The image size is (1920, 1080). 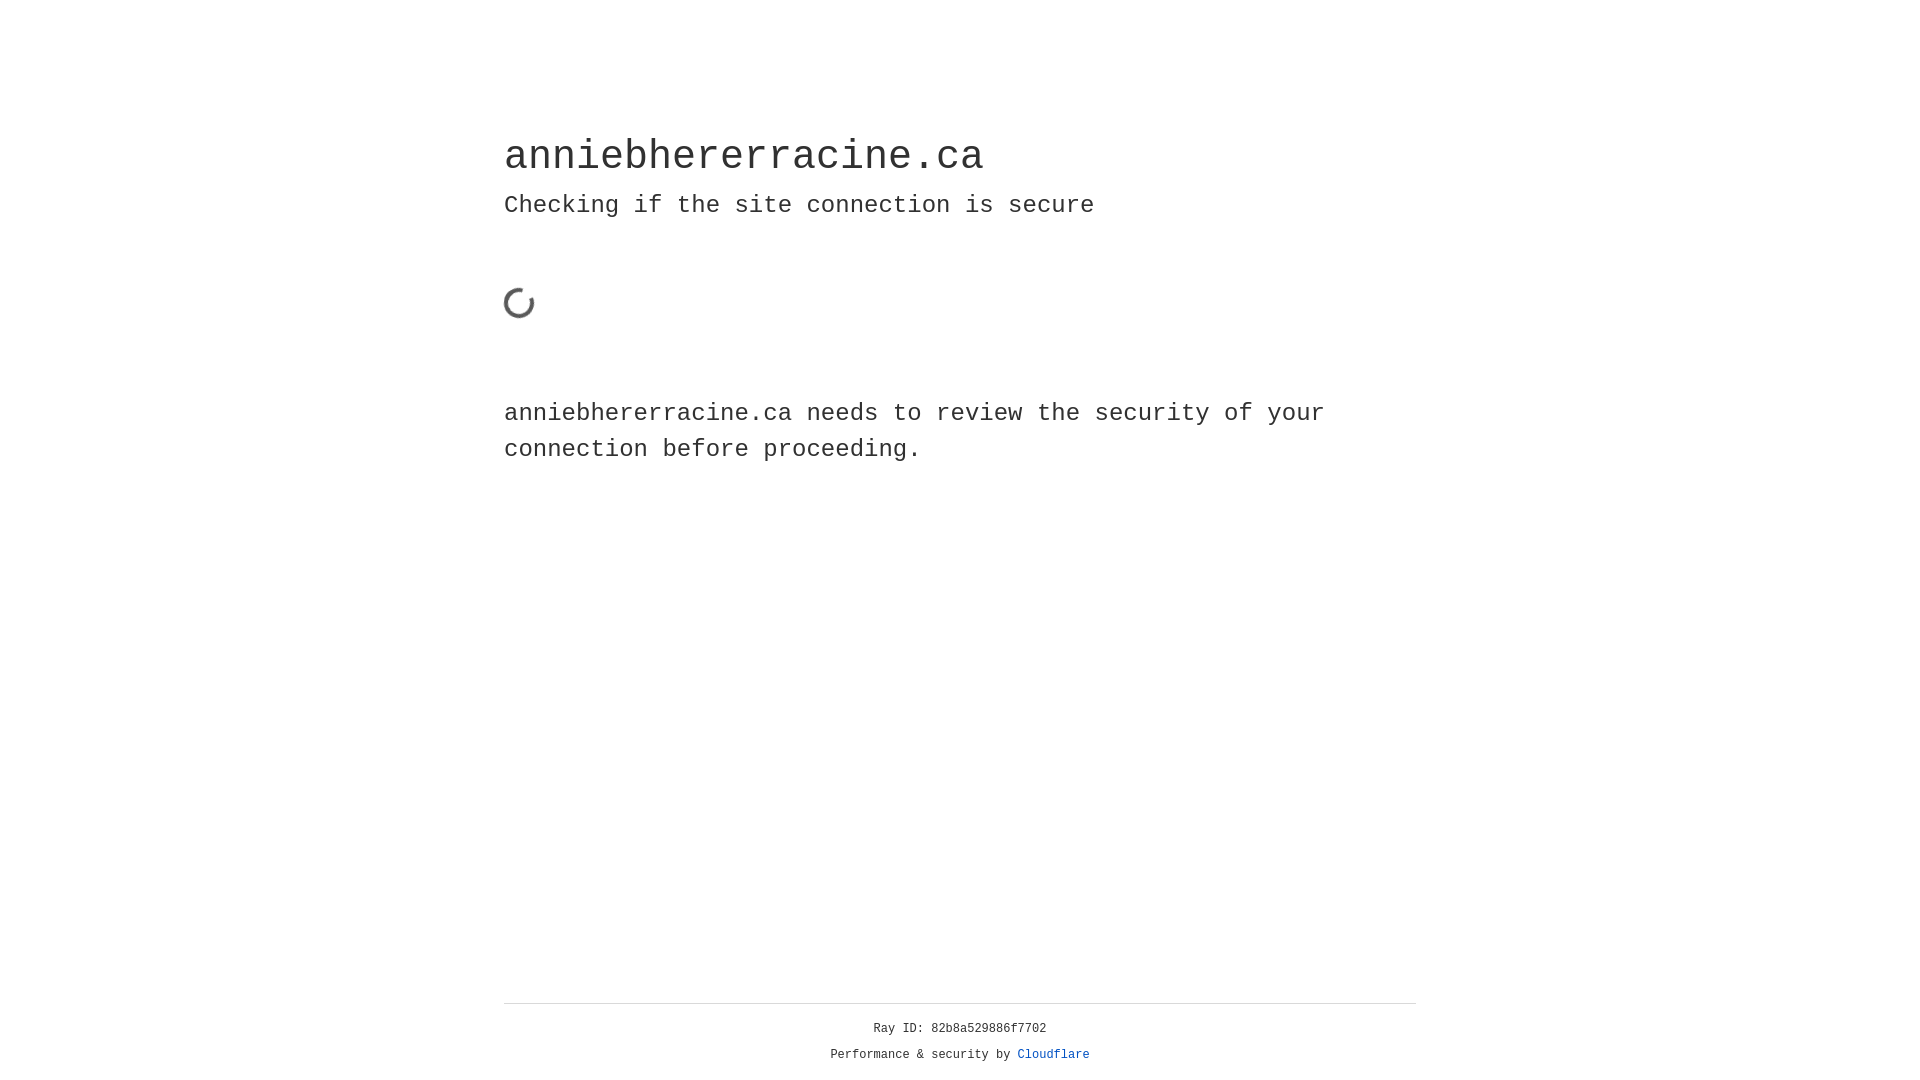 I want to click on 'Cloudflare', so click(x=1017, y=1054).